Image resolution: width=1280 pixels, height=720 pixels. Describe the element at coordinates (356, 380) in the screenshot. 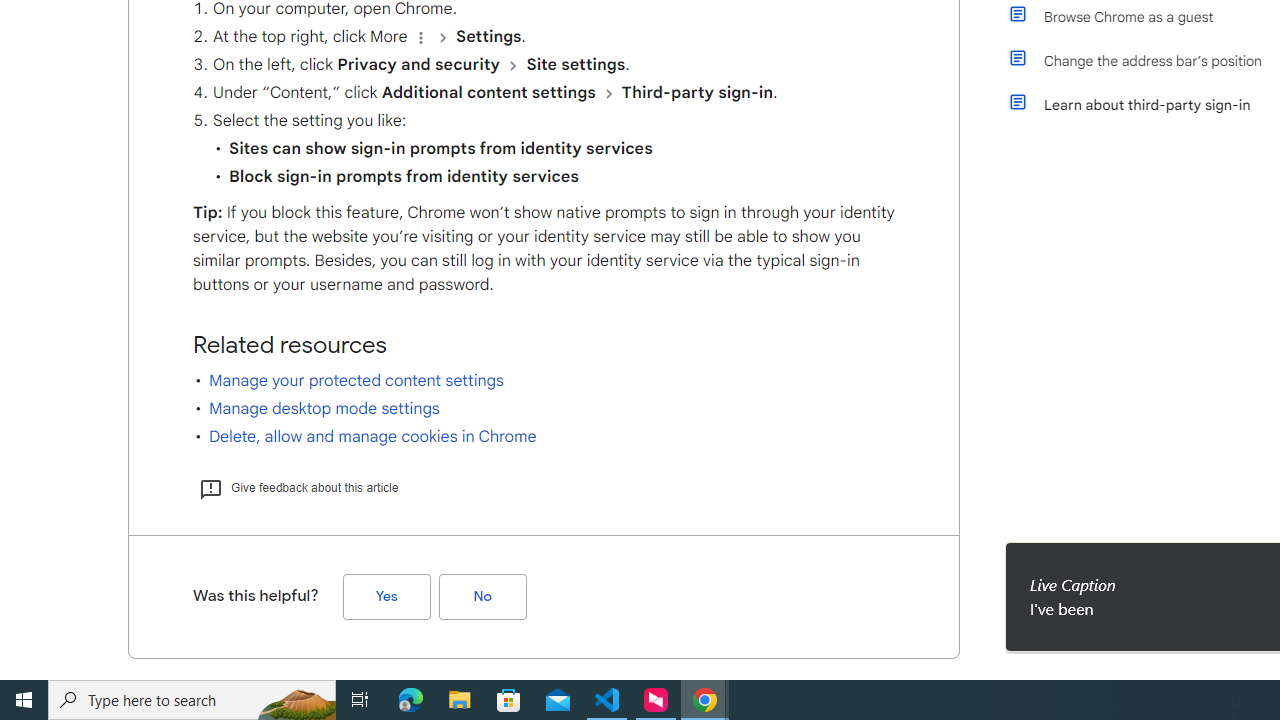

I see `'Manage your protected content settings'` at that location.